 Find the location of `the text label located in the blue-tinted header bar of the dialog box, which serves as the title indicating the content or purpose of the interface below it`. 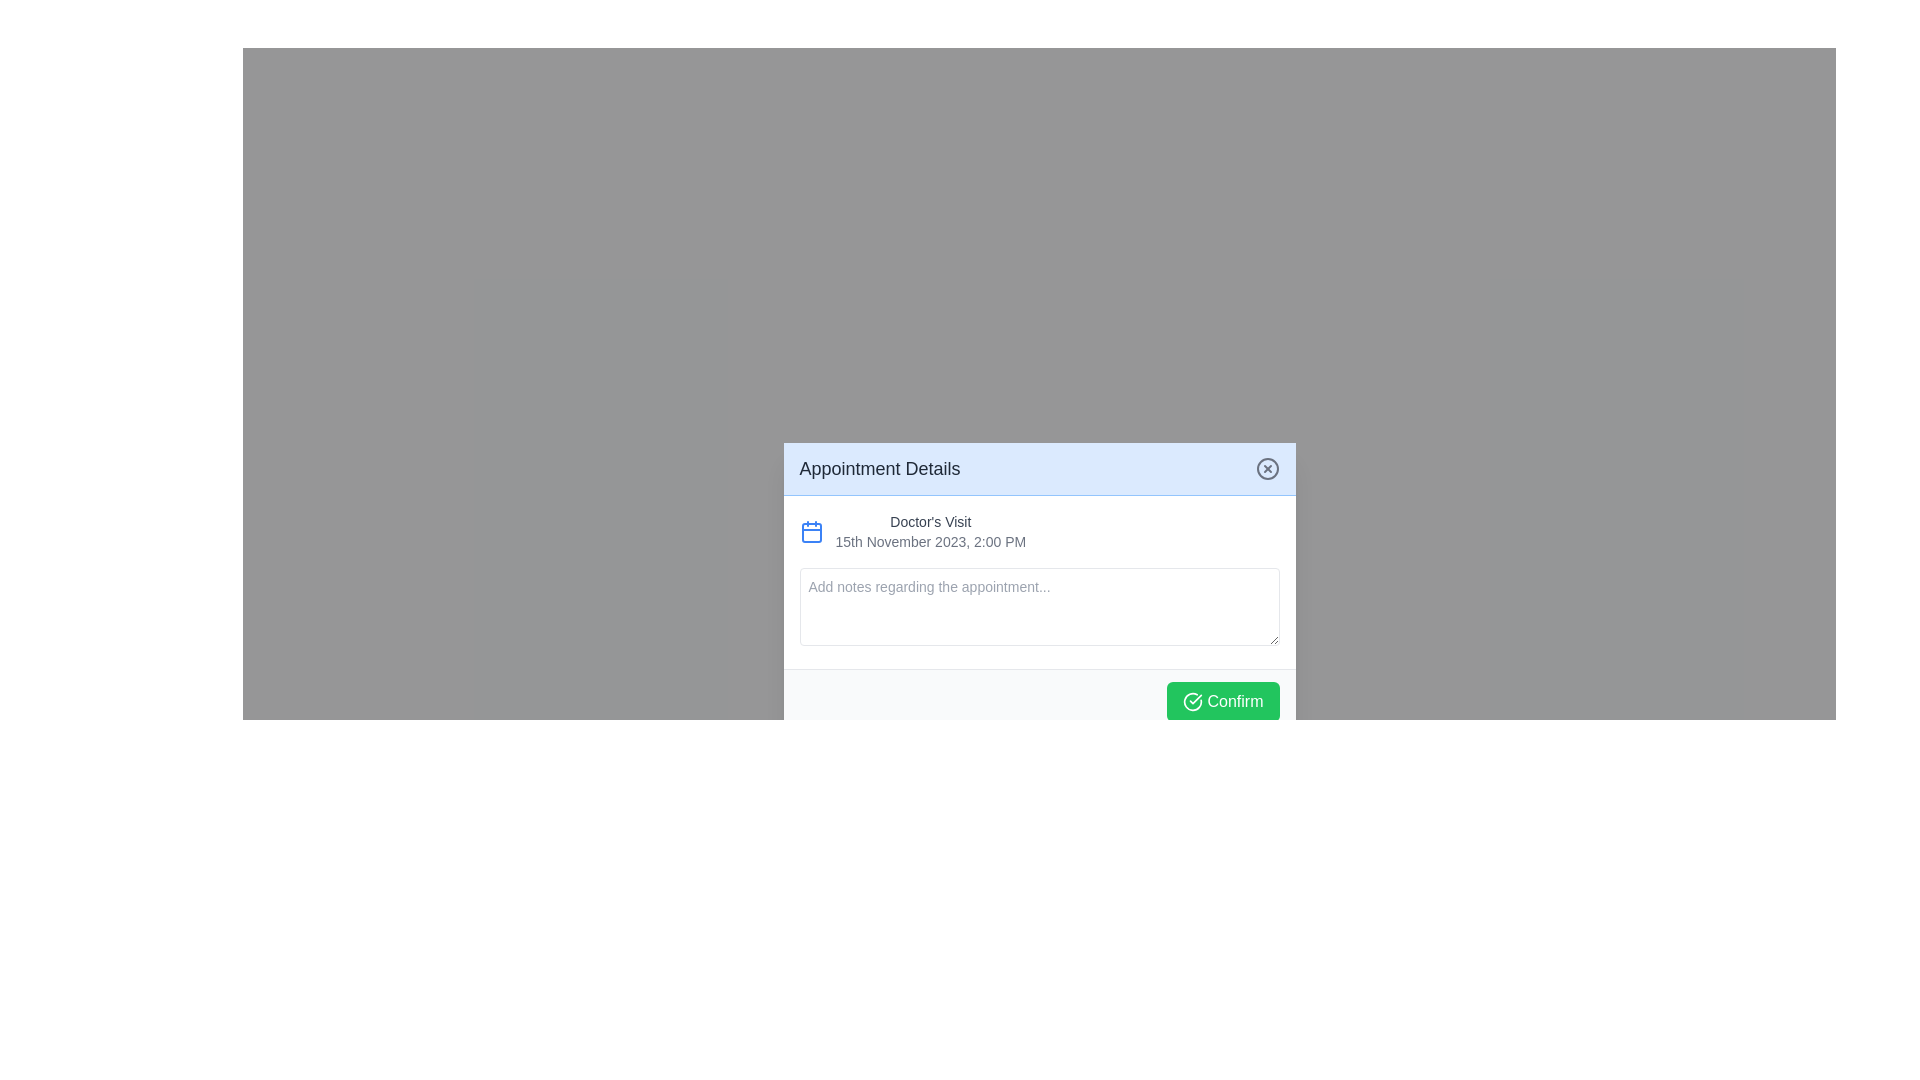

the text label located in the blue-tinted header bar of the dialog box, which serves as the title indicating the content or purpose of the interface below it is located at coordinates (880, 468).